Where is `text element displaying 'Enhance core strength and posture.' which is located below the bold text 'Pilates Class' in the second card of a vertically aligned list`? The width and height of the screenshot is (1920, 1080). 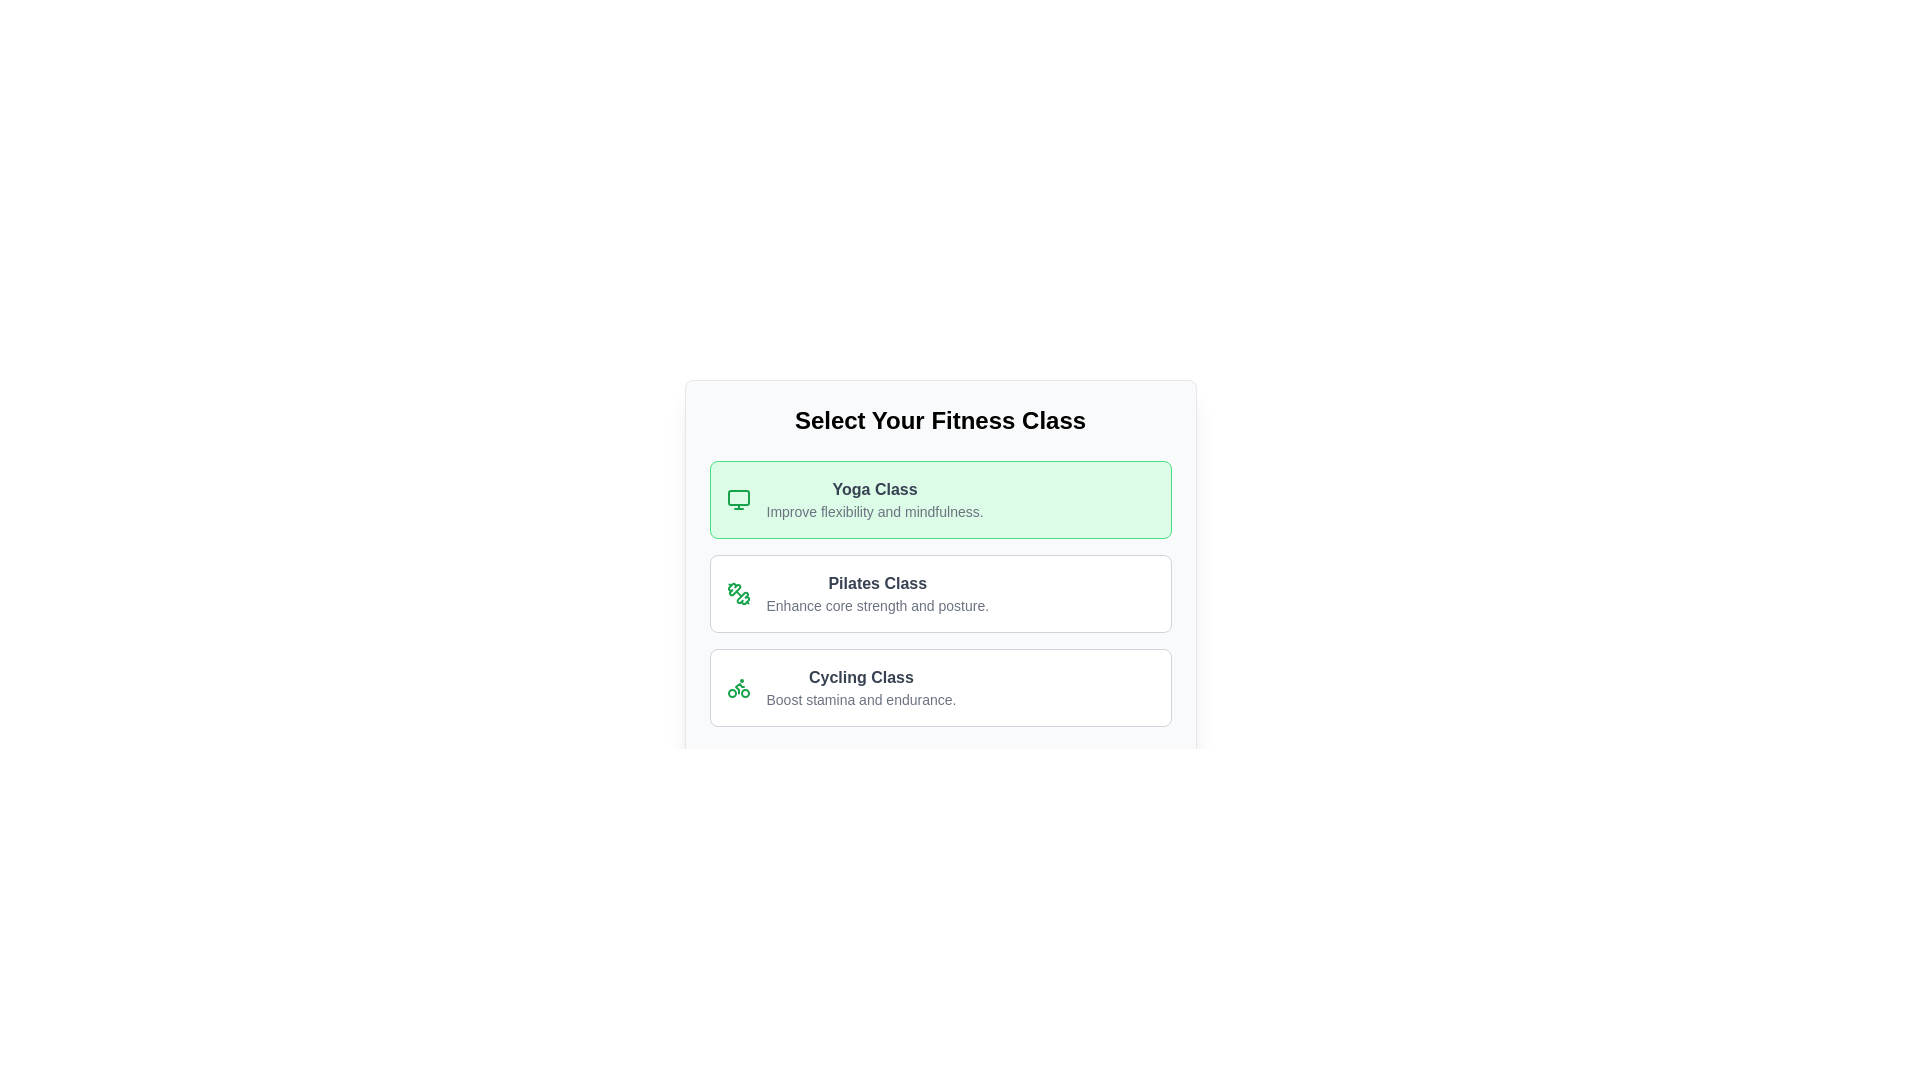 text element displaying 'Enhance core strength and posture.' which is located below the bold text 'Pilates Class' in the second card of a vertically aligned list is located at coordinates (877, 604).